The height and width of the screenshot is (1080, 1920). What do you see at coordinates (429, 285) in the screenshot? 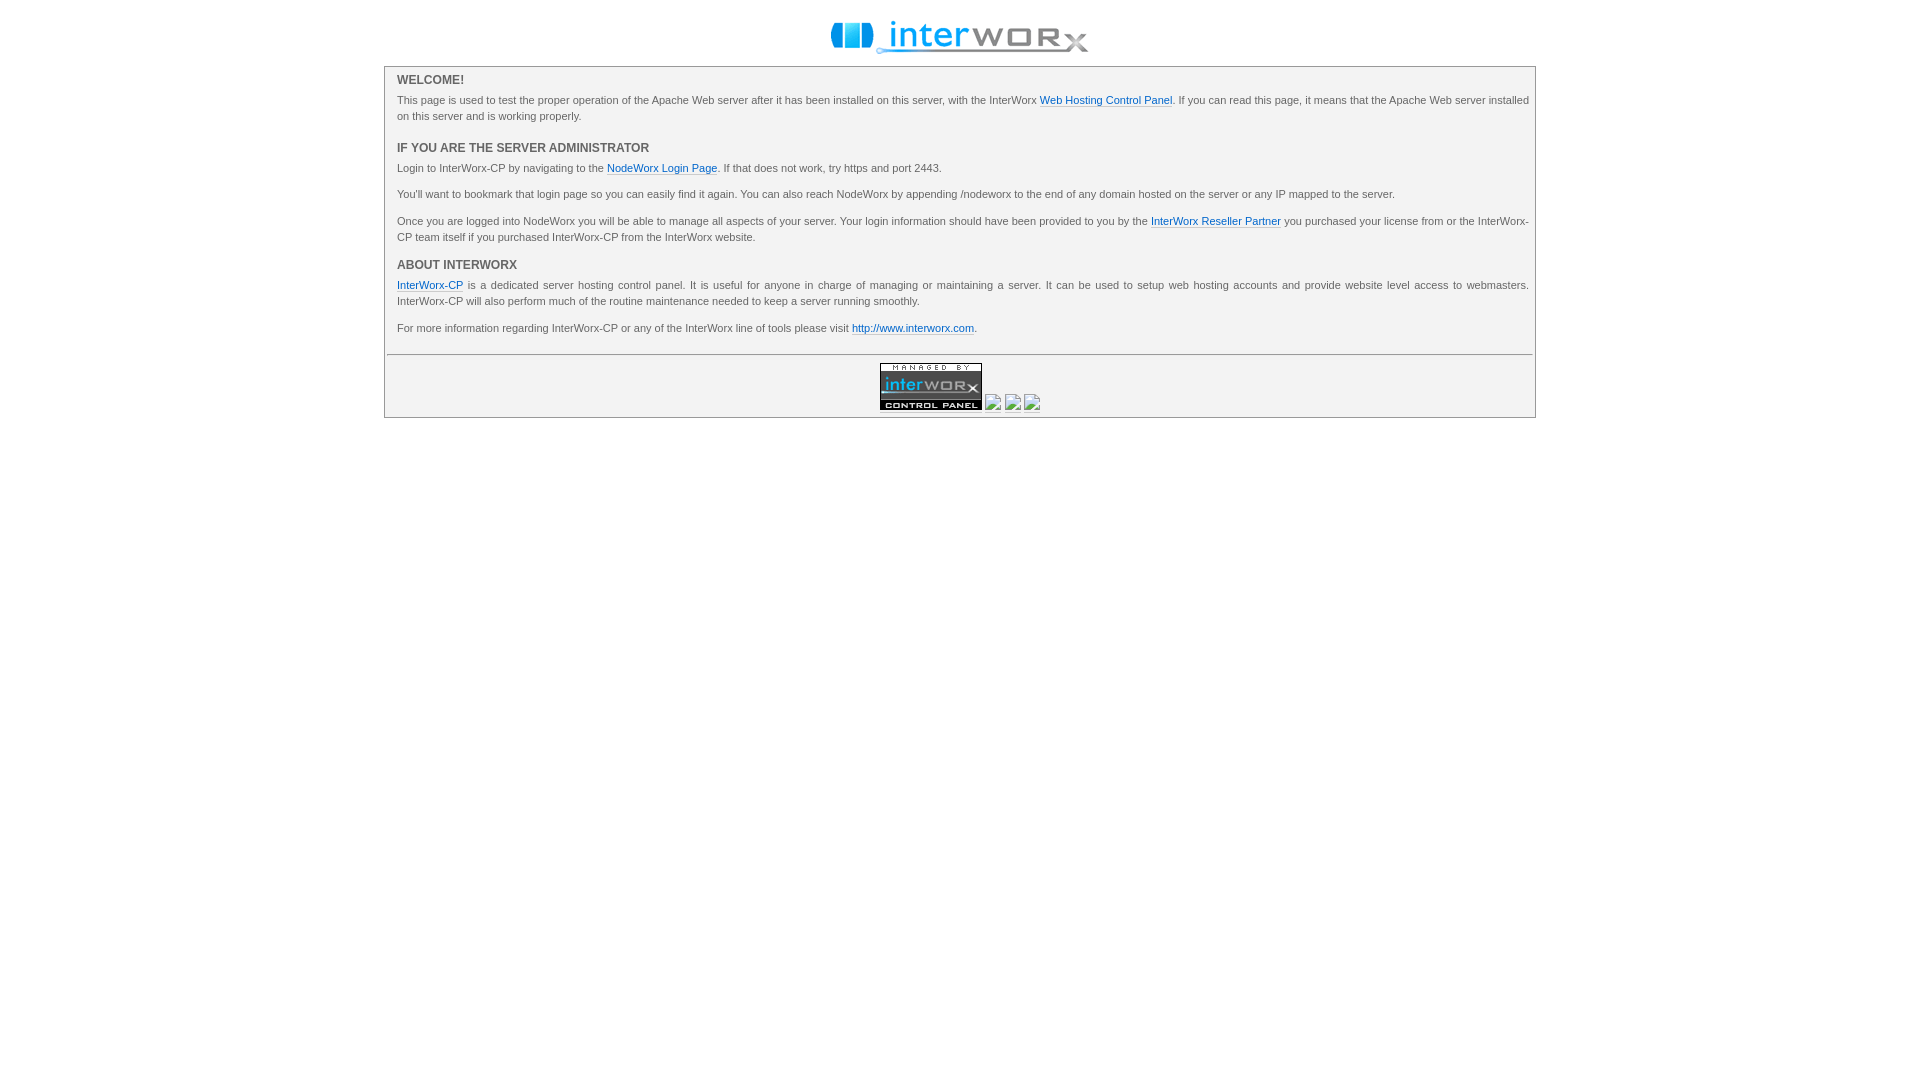
I see `'InterWorx-CP'` at bounding box center [429, 285].